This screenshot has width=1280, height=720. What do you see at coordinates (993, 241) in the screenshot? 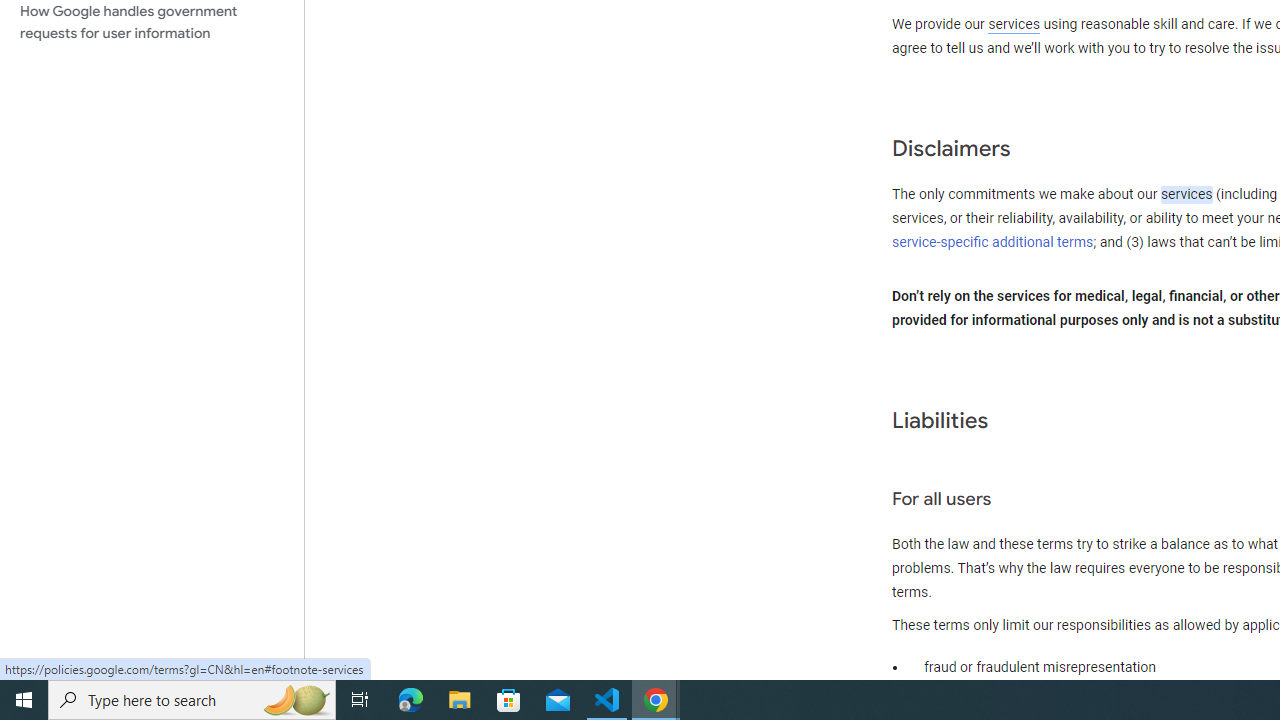
I see `'service-specific additional terms'` at bounding box center [993, 241].